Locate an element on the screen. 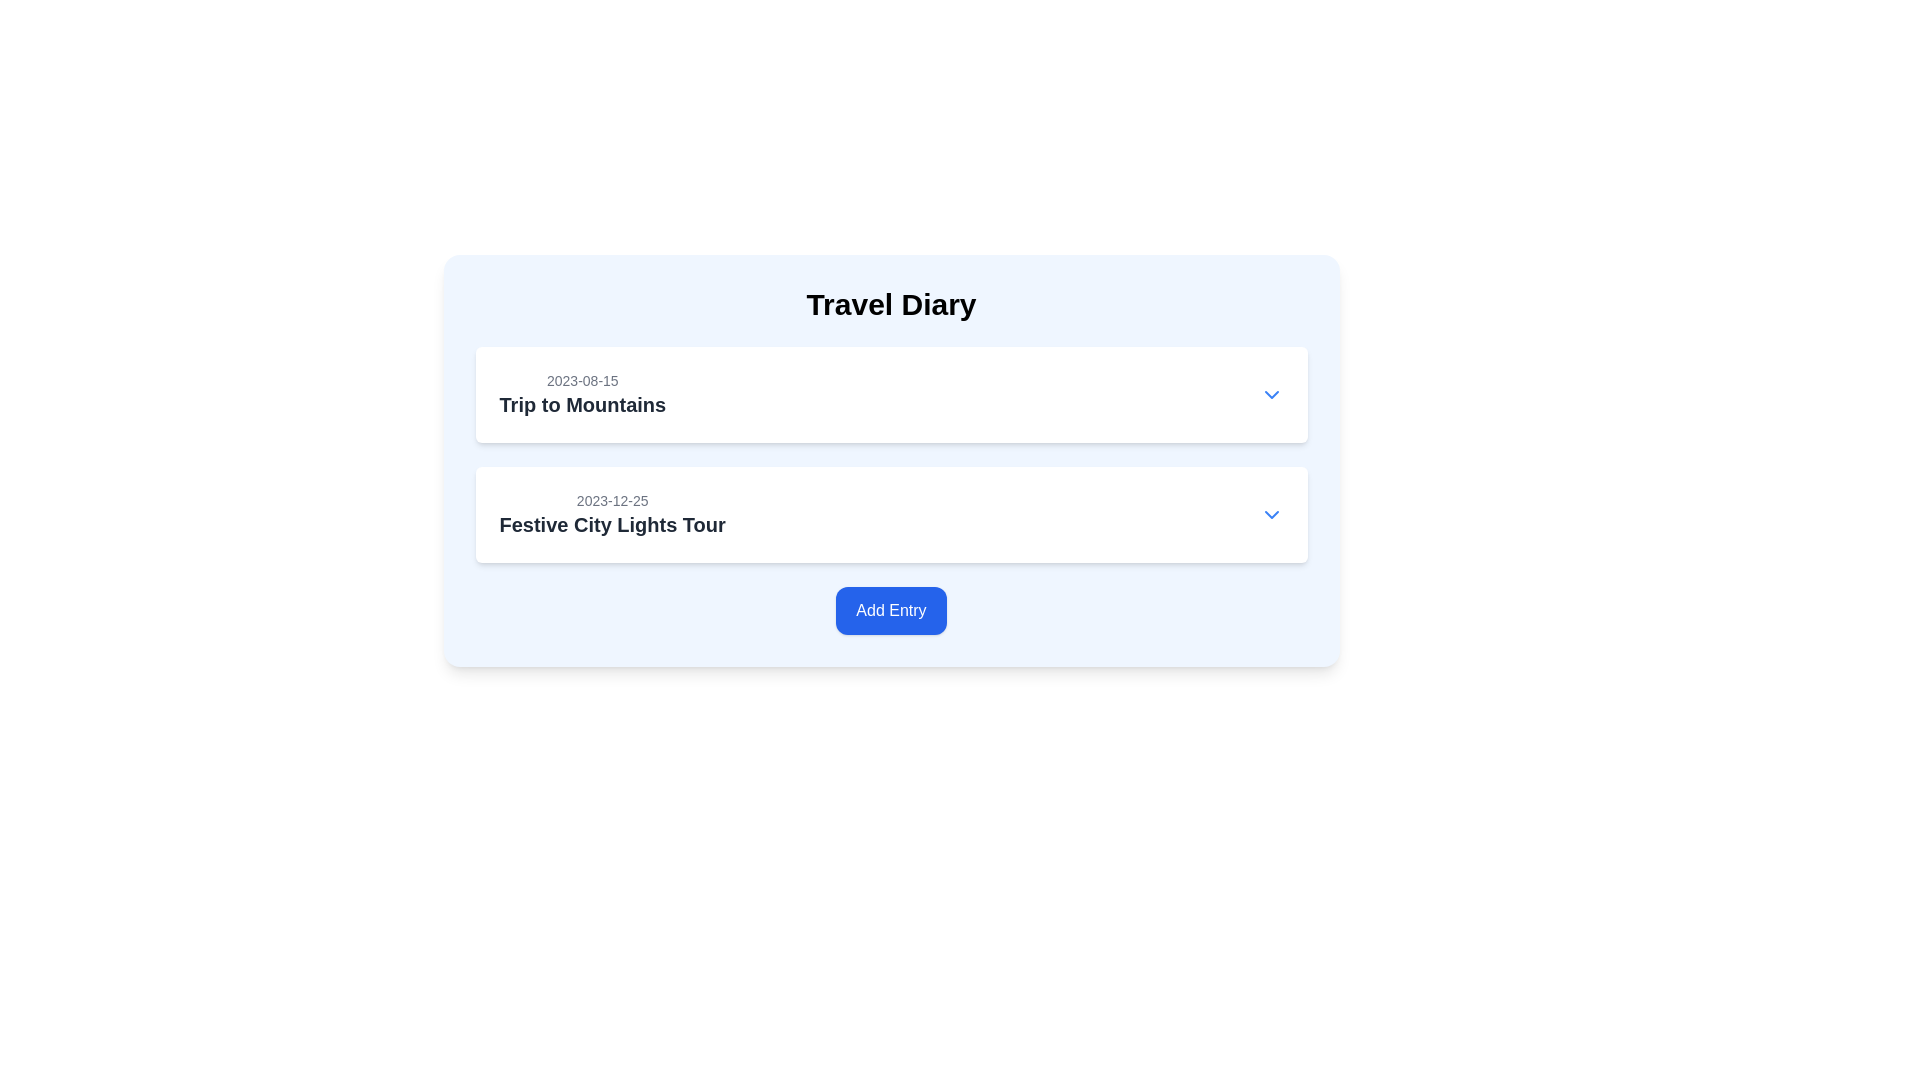 Image resolution: width=1920 pixels, height=1080 pixels. the text label displaying the title of the second entry in the travel diary, located below the date '2023-12-25' is located at coordinates (611, 523).